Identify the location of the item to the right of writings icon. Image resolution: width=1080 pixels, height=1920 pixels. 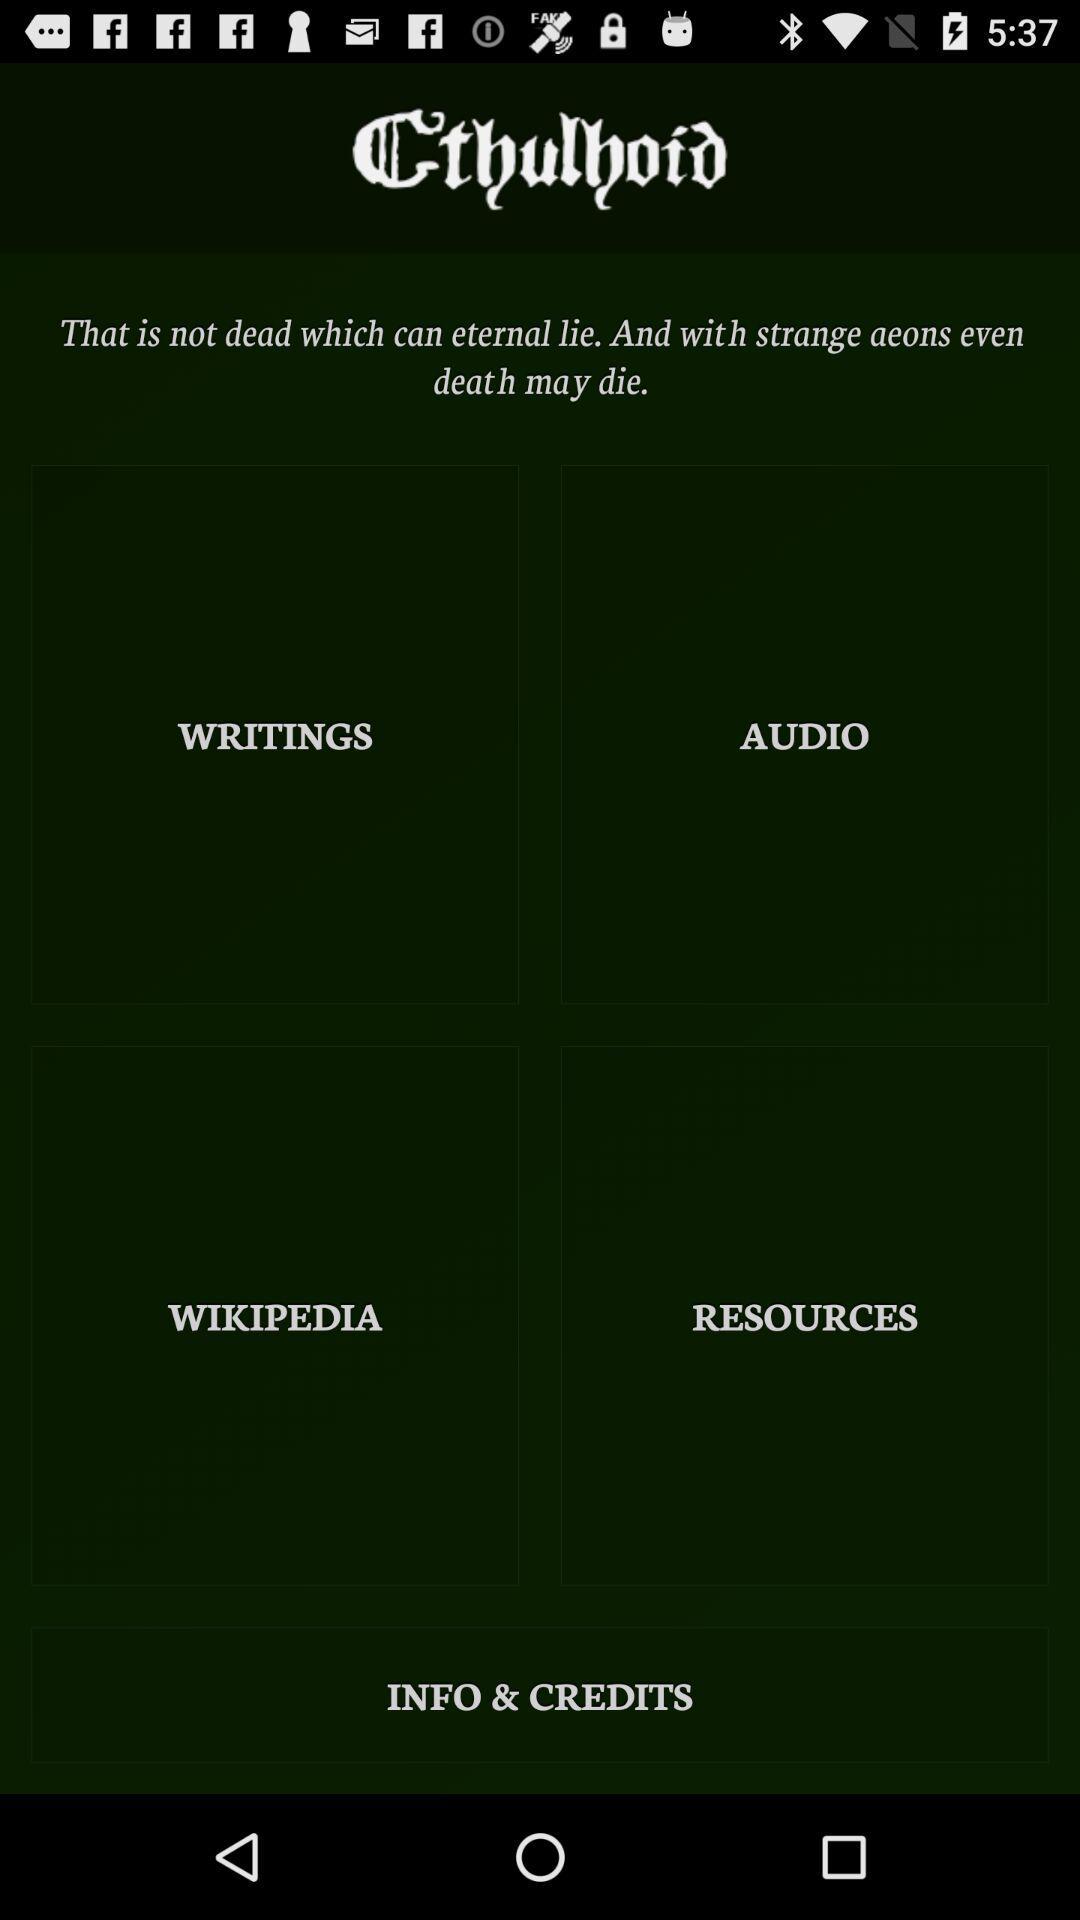
(803, 733).